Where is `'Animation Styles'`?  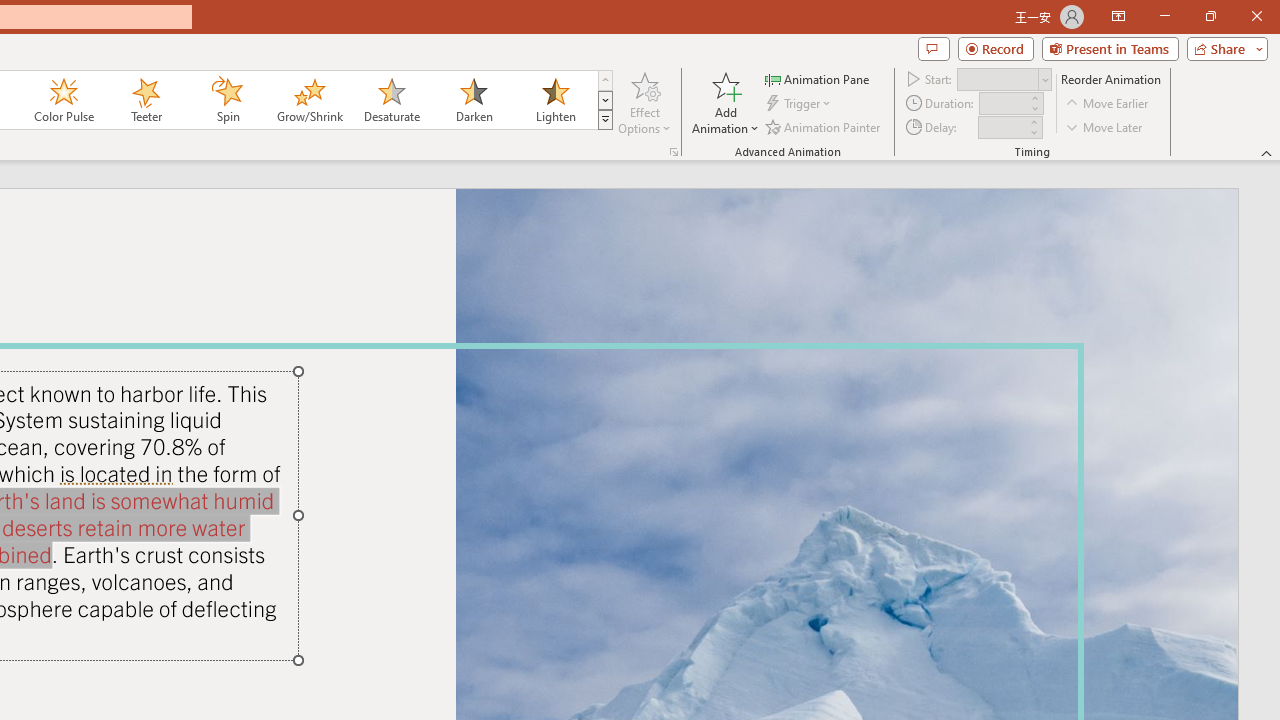
'Animation Styles' is located at coordinates (604, 120).